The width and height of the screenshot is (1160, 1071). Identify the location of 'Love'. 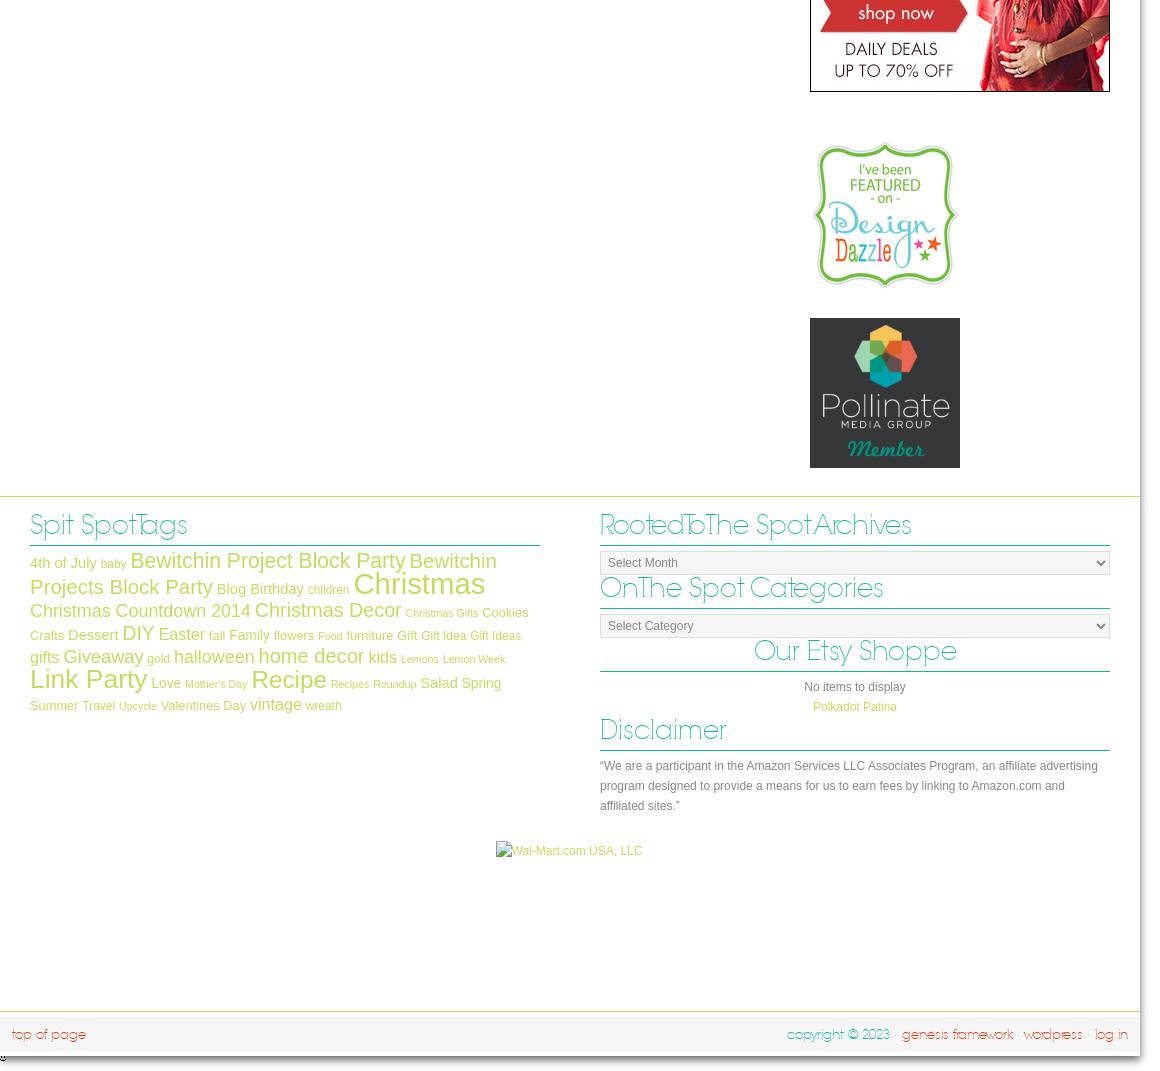
(165, 682).